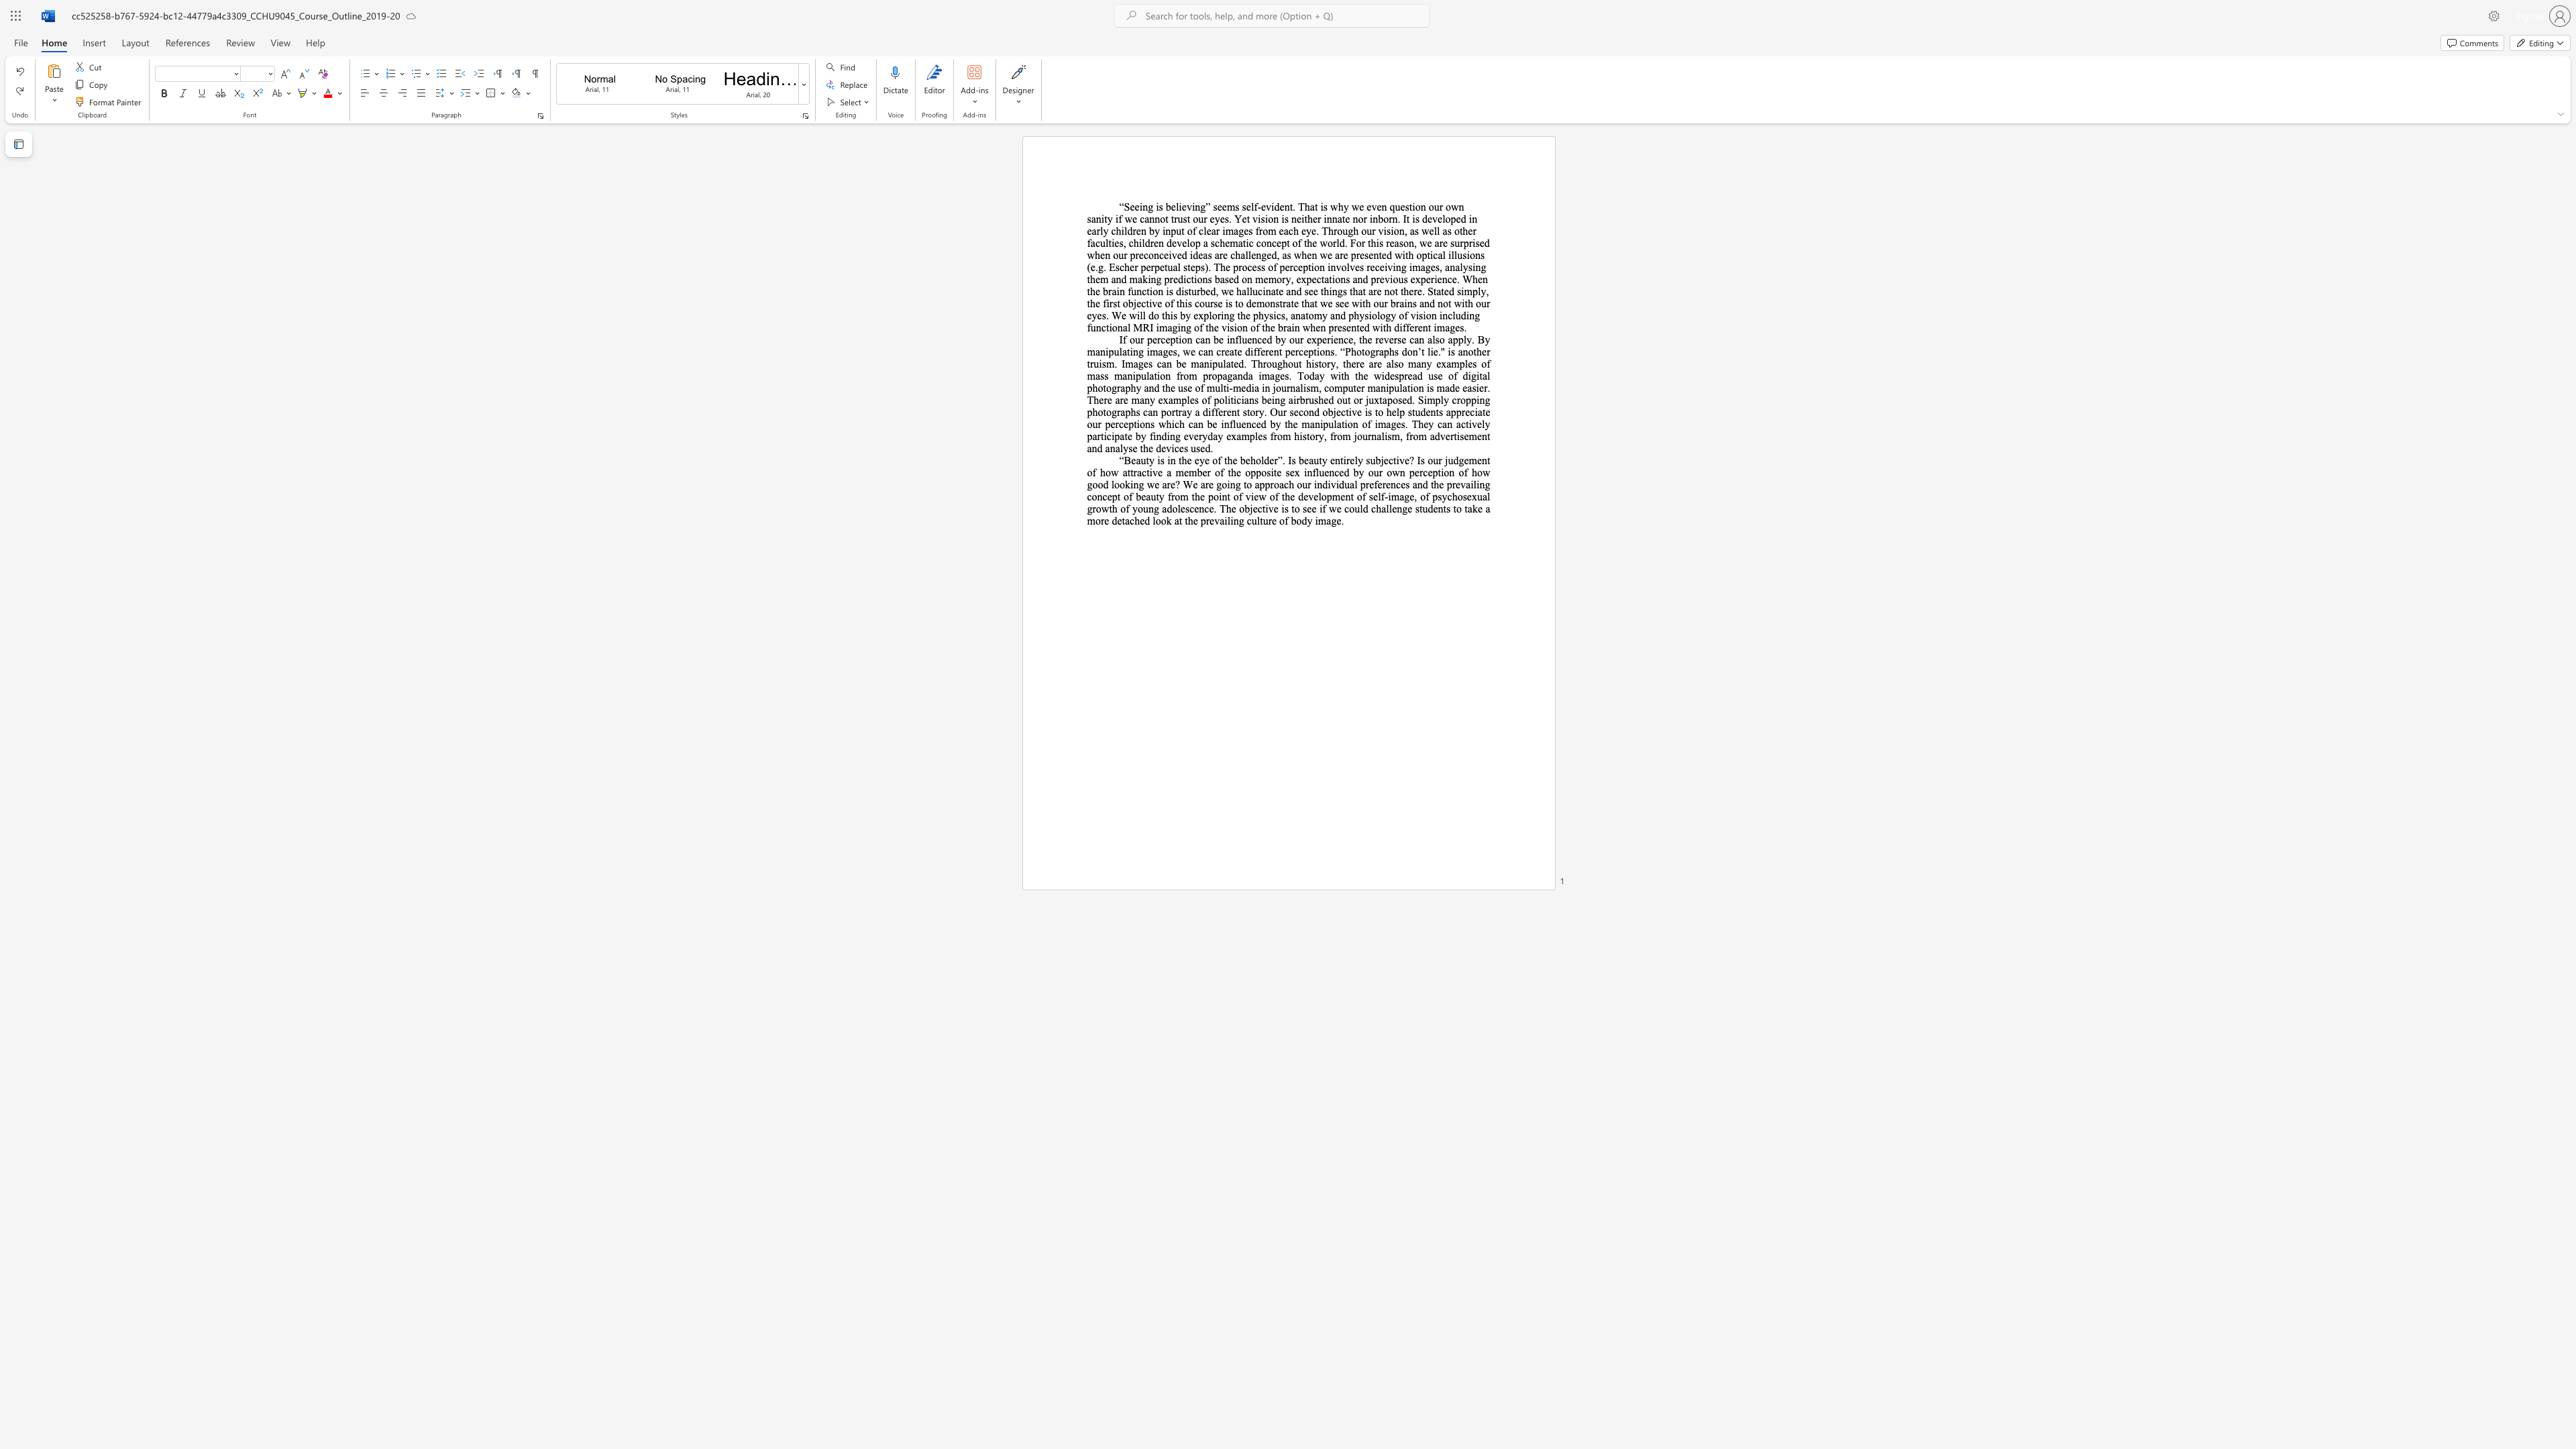 This screenshot has height=1449, width=2576. What do you see at coordinates (1470, 399) in the screenshot?
I see `the subset text "ping photographs can portray a different story. Our second objective is to help students appreciate our perceptions which can be influenced by the manipulation of" within the text "osed. Simply cropping photographs can portray a different story. Our second objective is to help students appreciate our perceptions which can be influenced by the manipulation of images. They can actively participate by finding everyday examples from history, from journalism, from advertisement and analyse the devices used."` at bounding box center [1470, 399].